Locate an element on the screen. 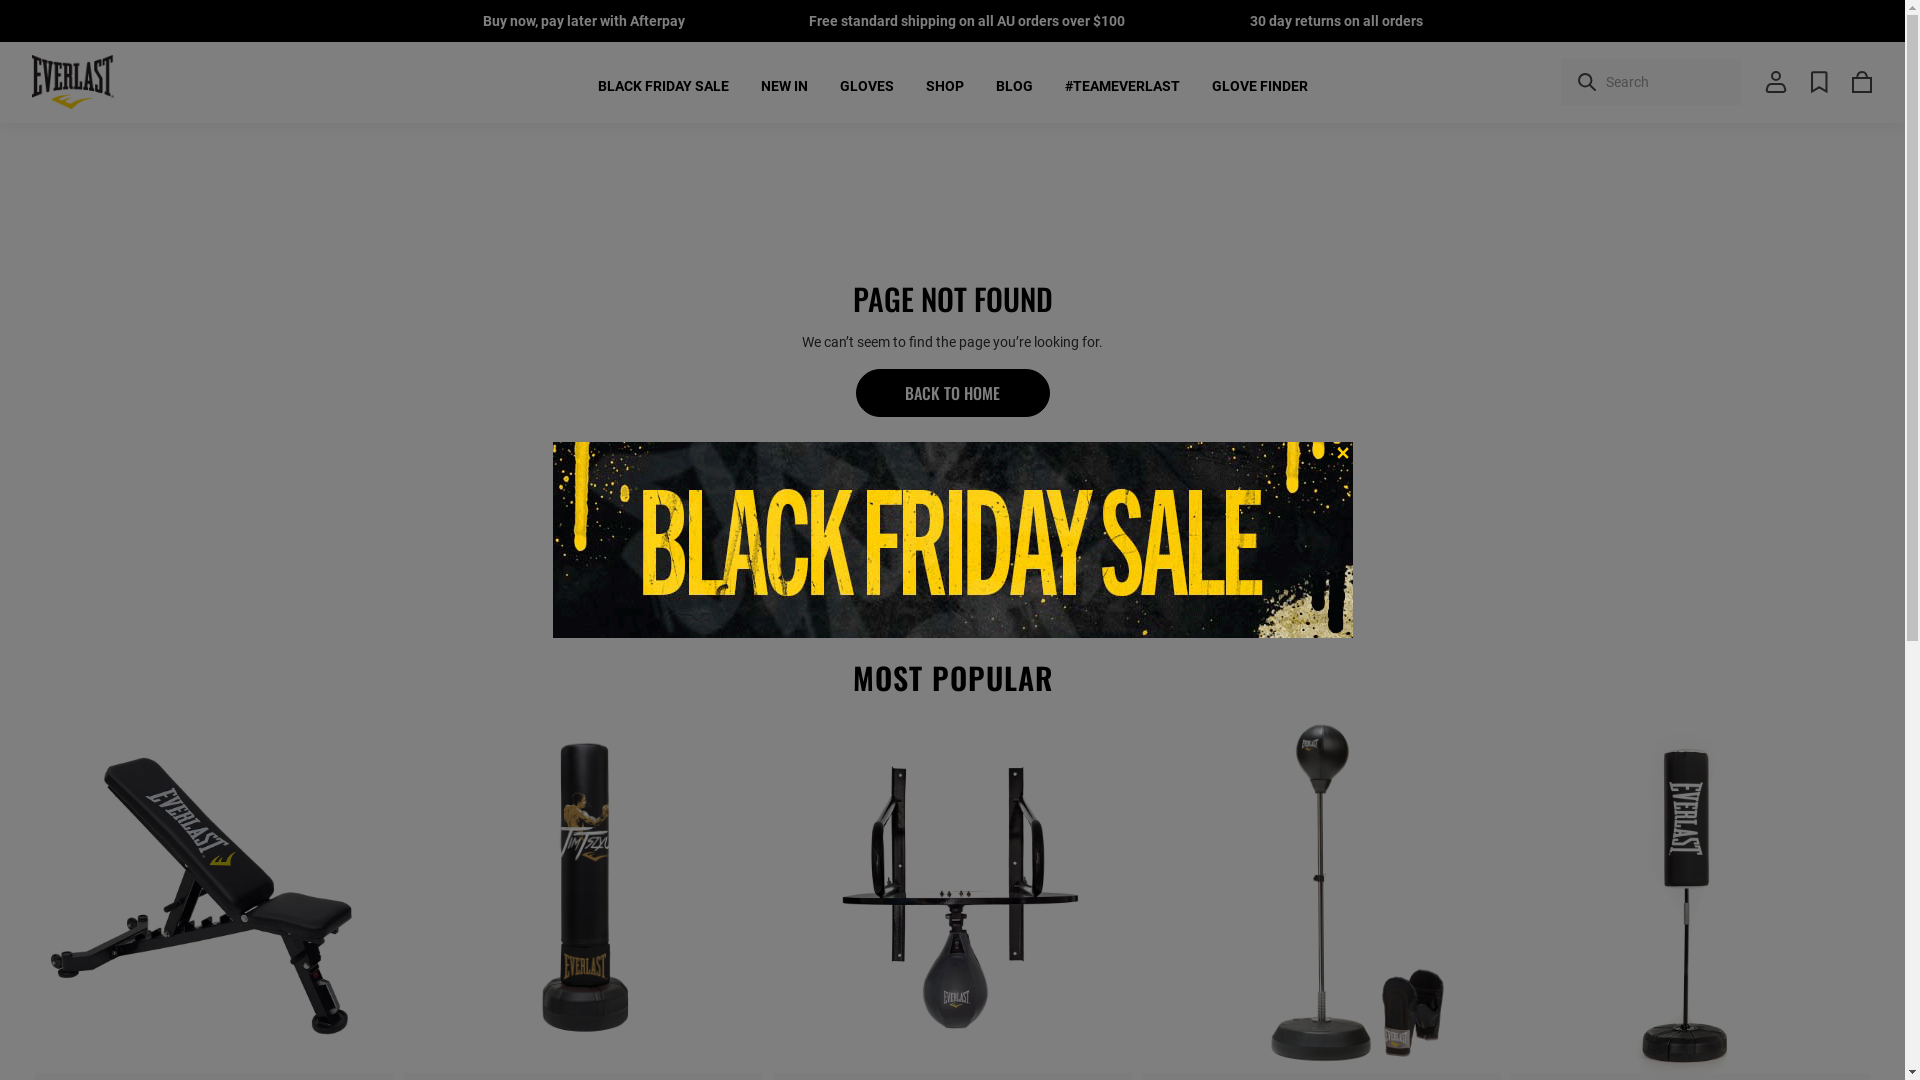  'BLOG' is located at coordinates (1014, 84).